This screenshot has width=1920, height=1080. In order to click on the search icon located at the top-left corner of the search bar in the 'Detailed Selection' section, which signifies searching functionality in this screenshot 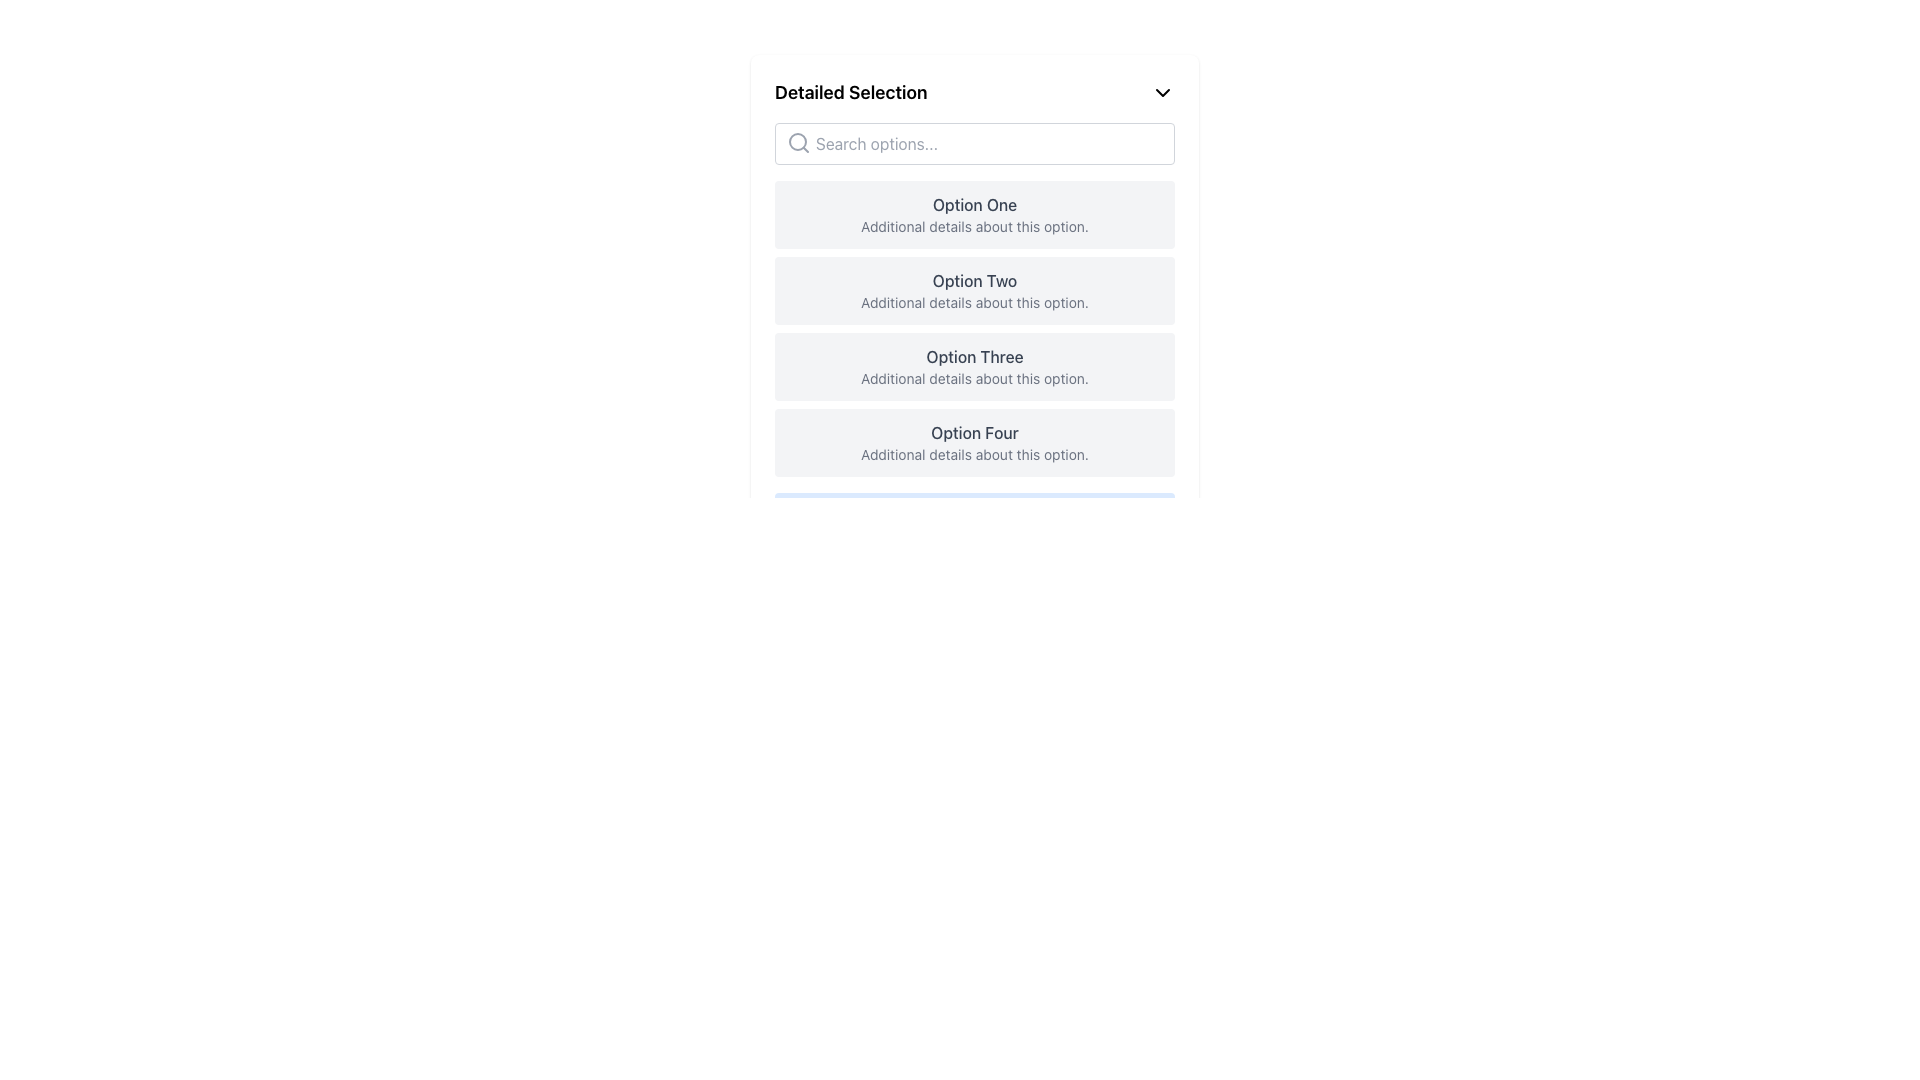, I will do `click(797, 141)`.